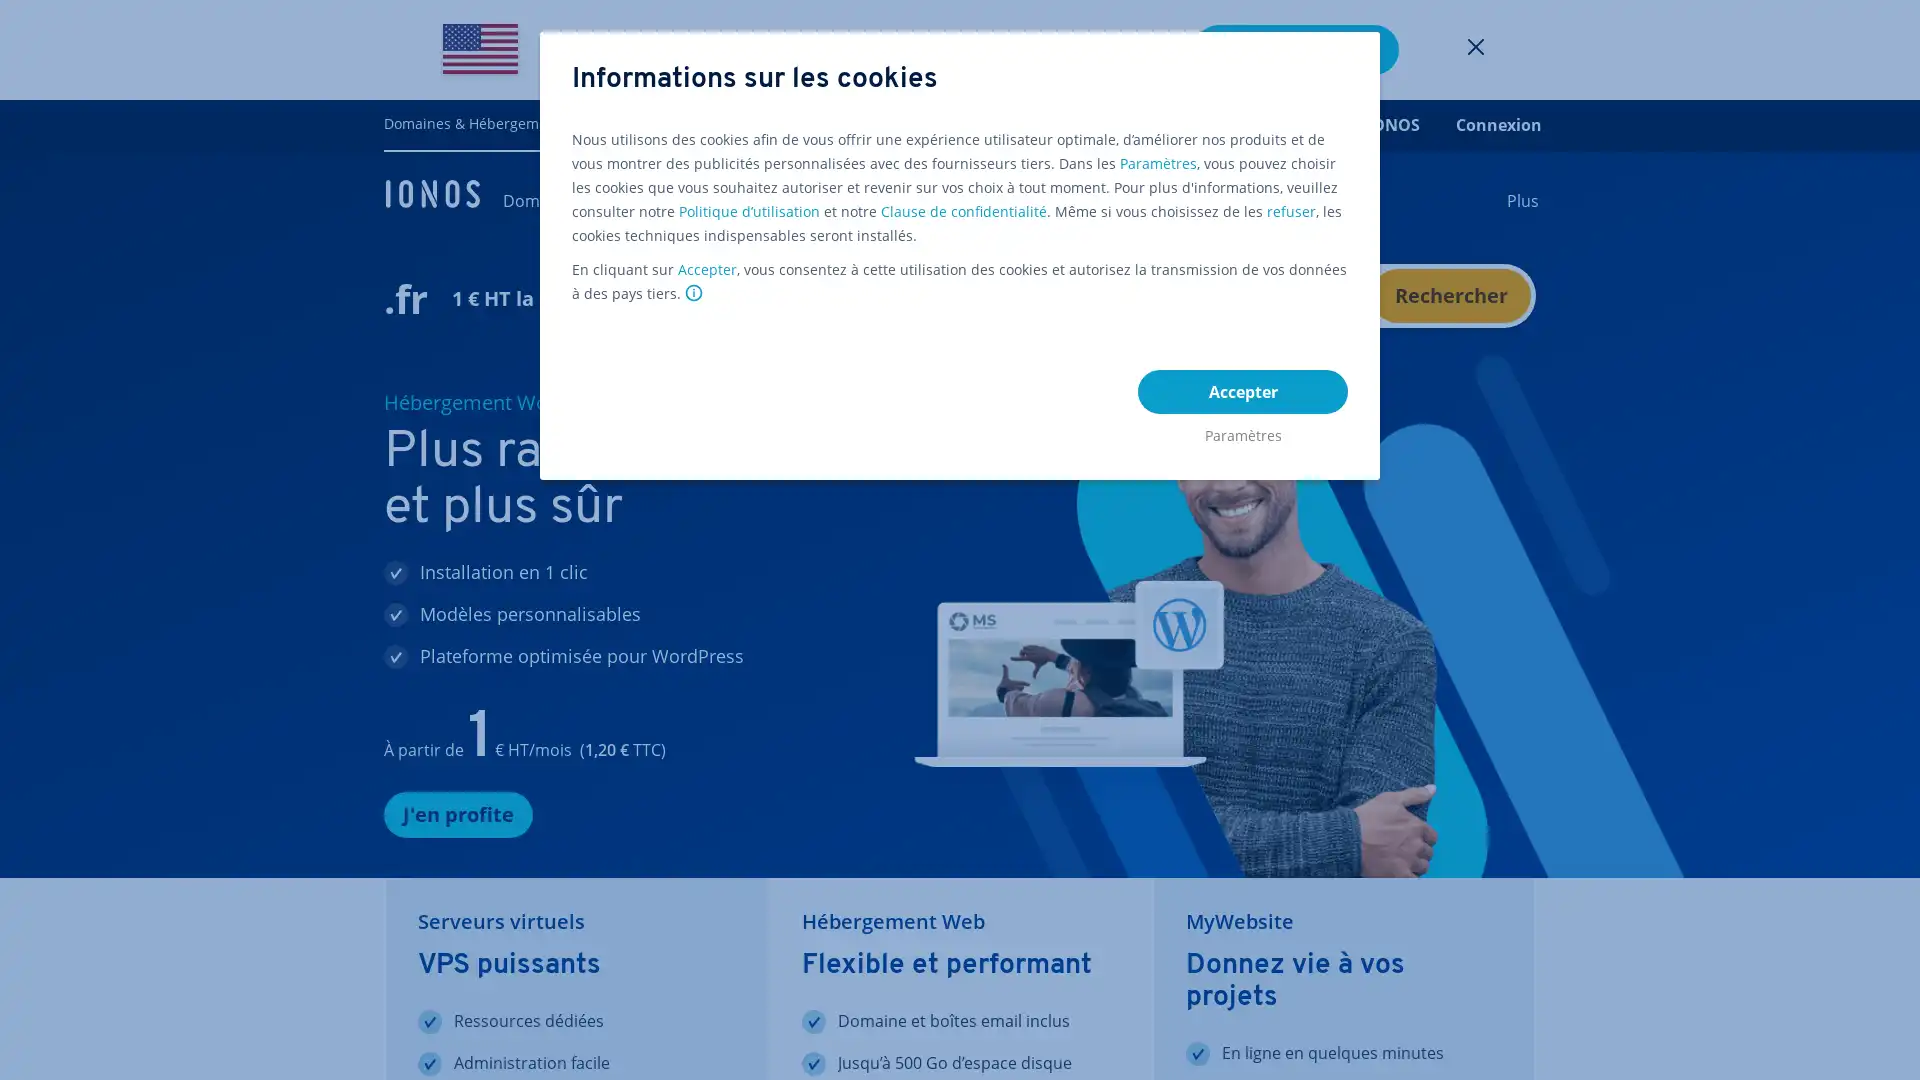 The image size is (1920, 1080). What do you see at coordinates (541, 200) in the screenshot?
I see `Domaines` at bounding box center [541, 200].